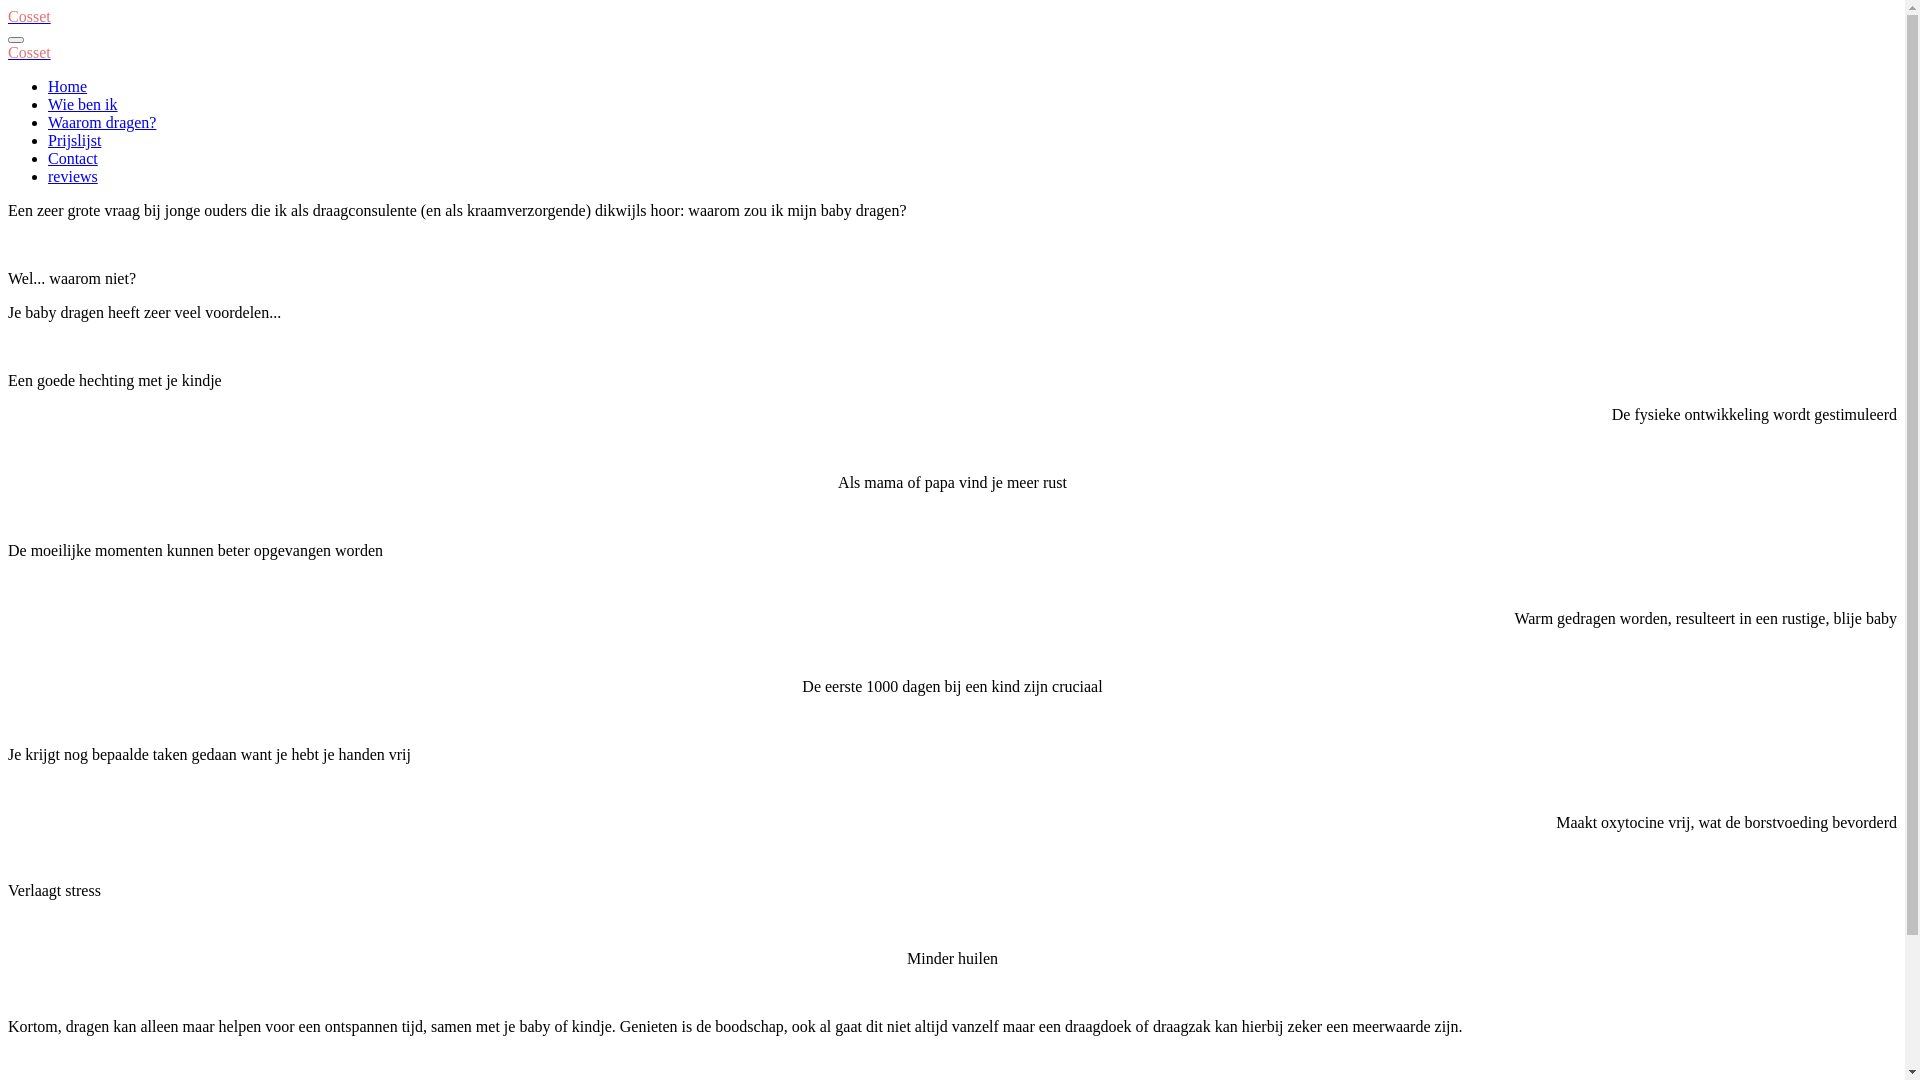  What do you see at coordinates (29, 16) in the screenshot?
I see `'Cosset'` at bounding box center [29, 16].